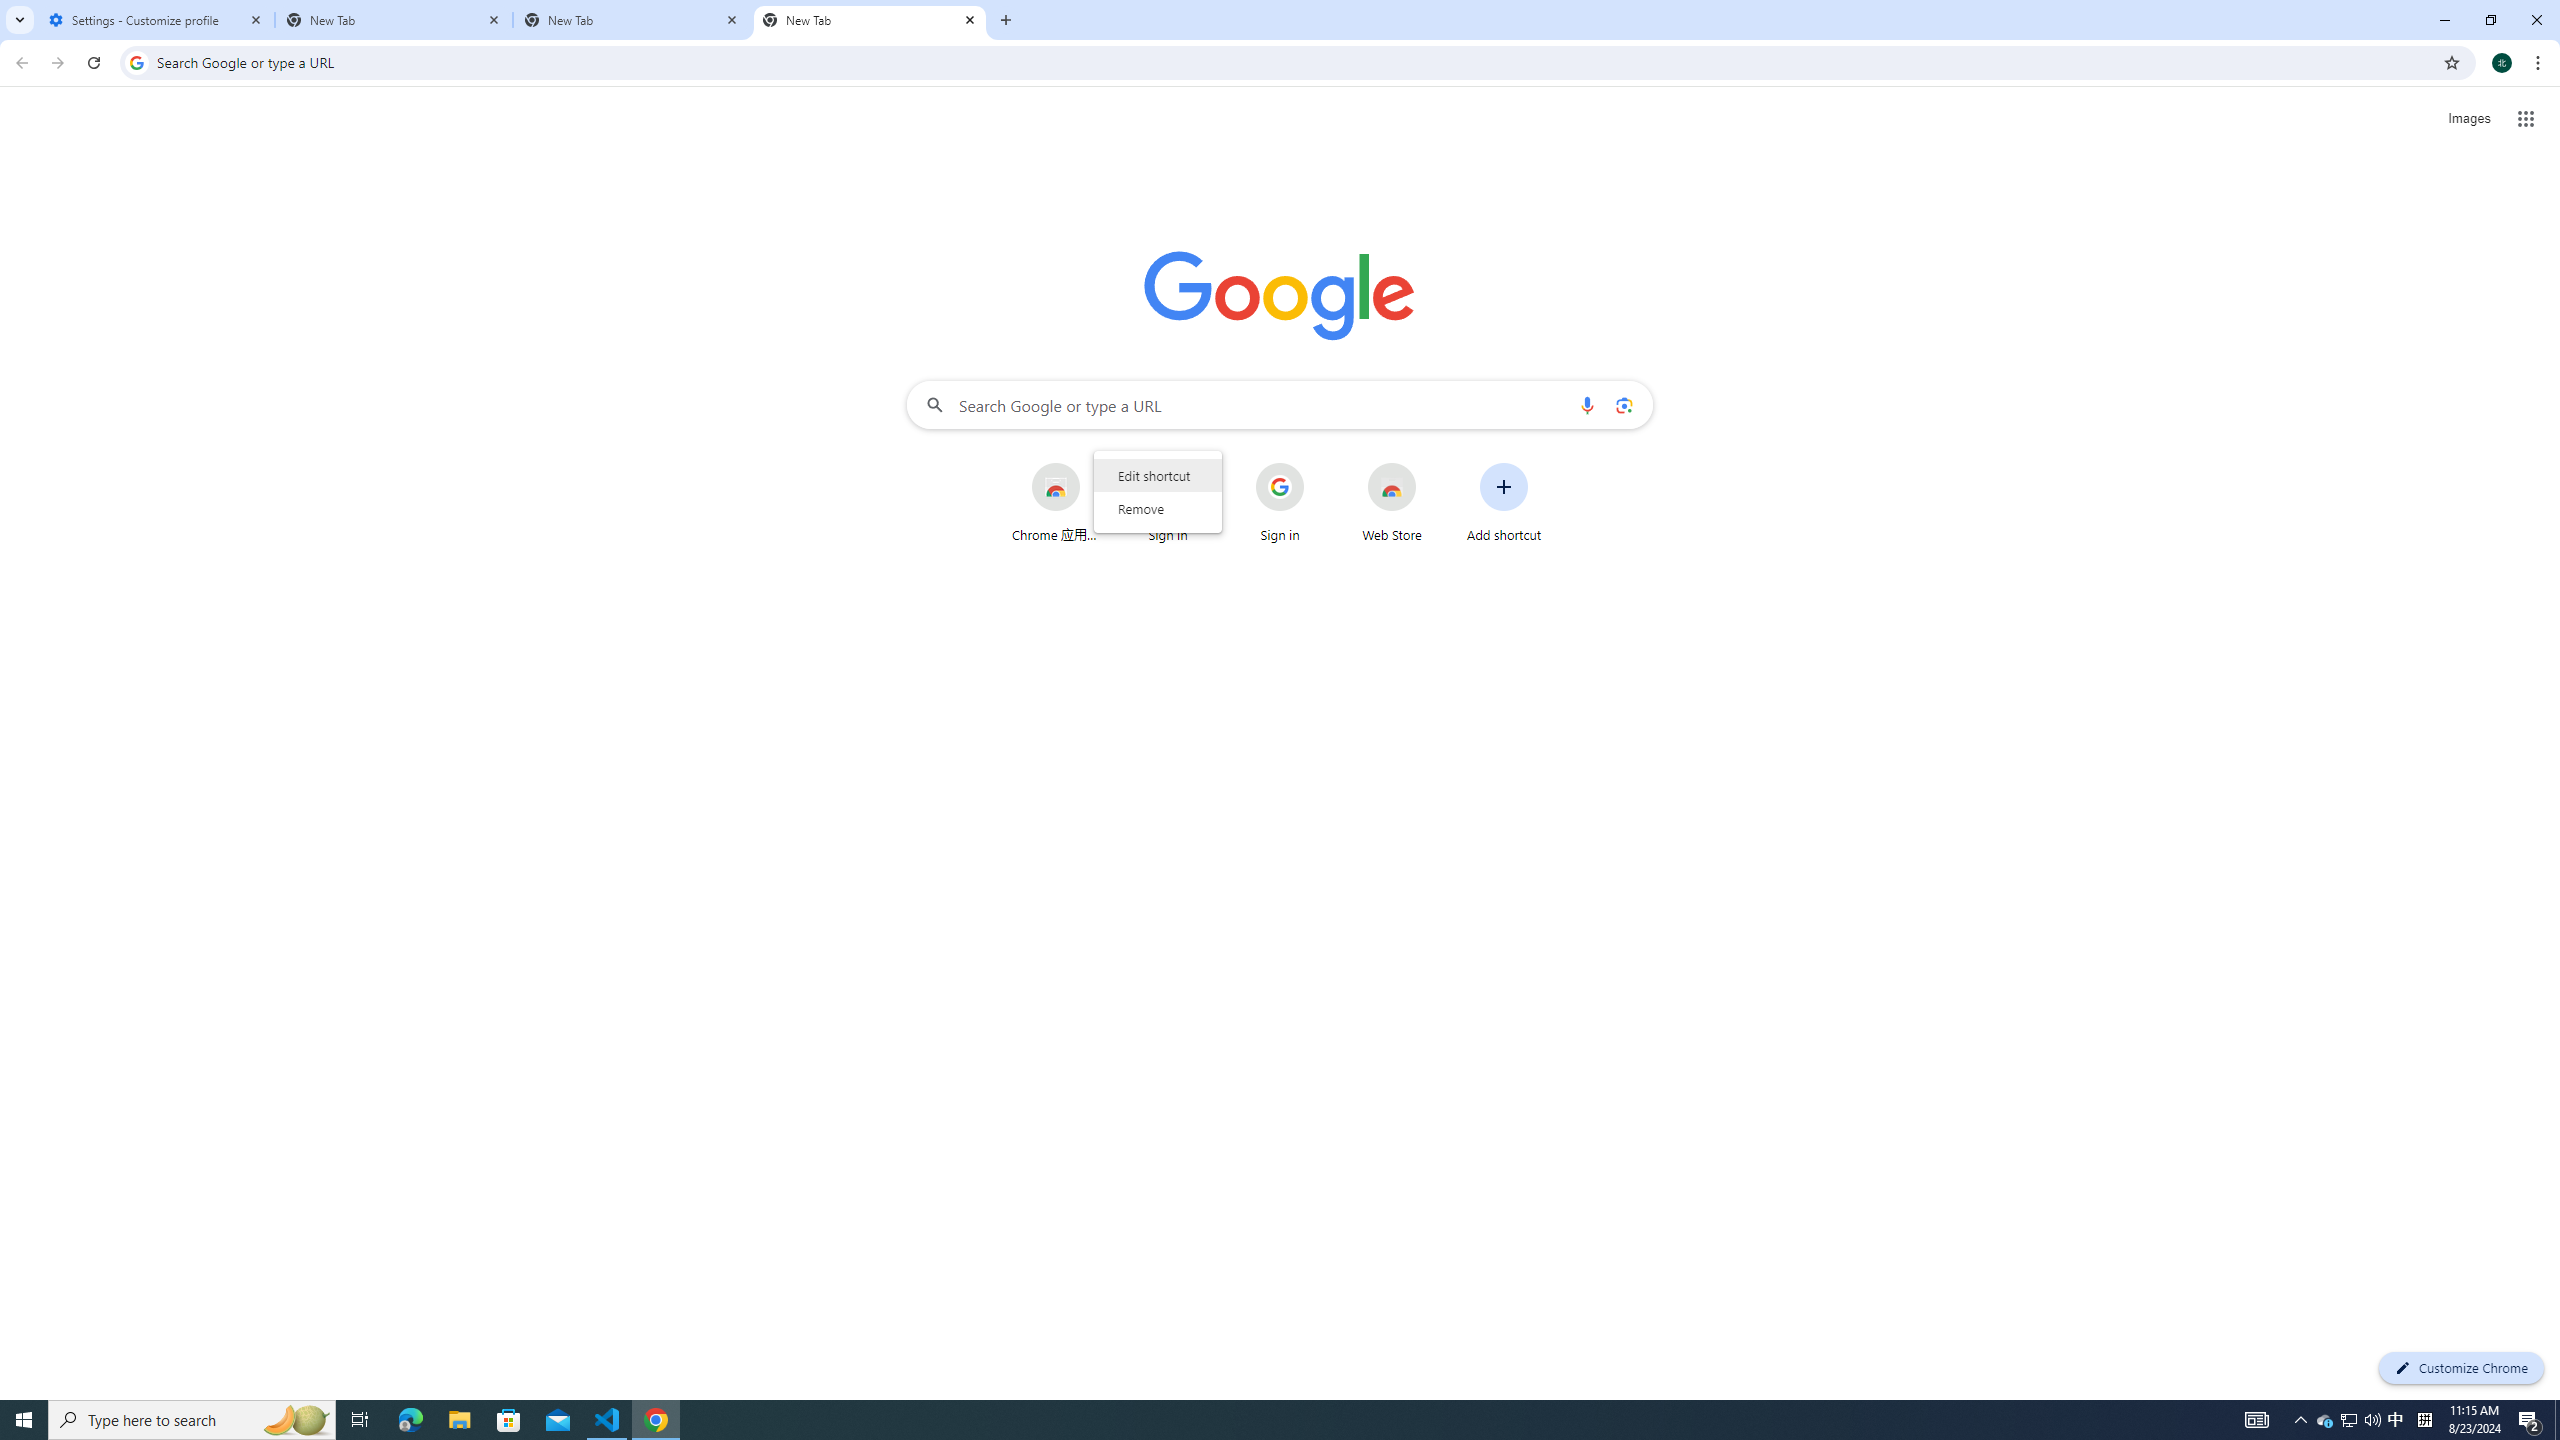  What do you see at coordinates (869, 19) in the screenshot?
I see `'New Tab'` at bounding box center [869, 19].